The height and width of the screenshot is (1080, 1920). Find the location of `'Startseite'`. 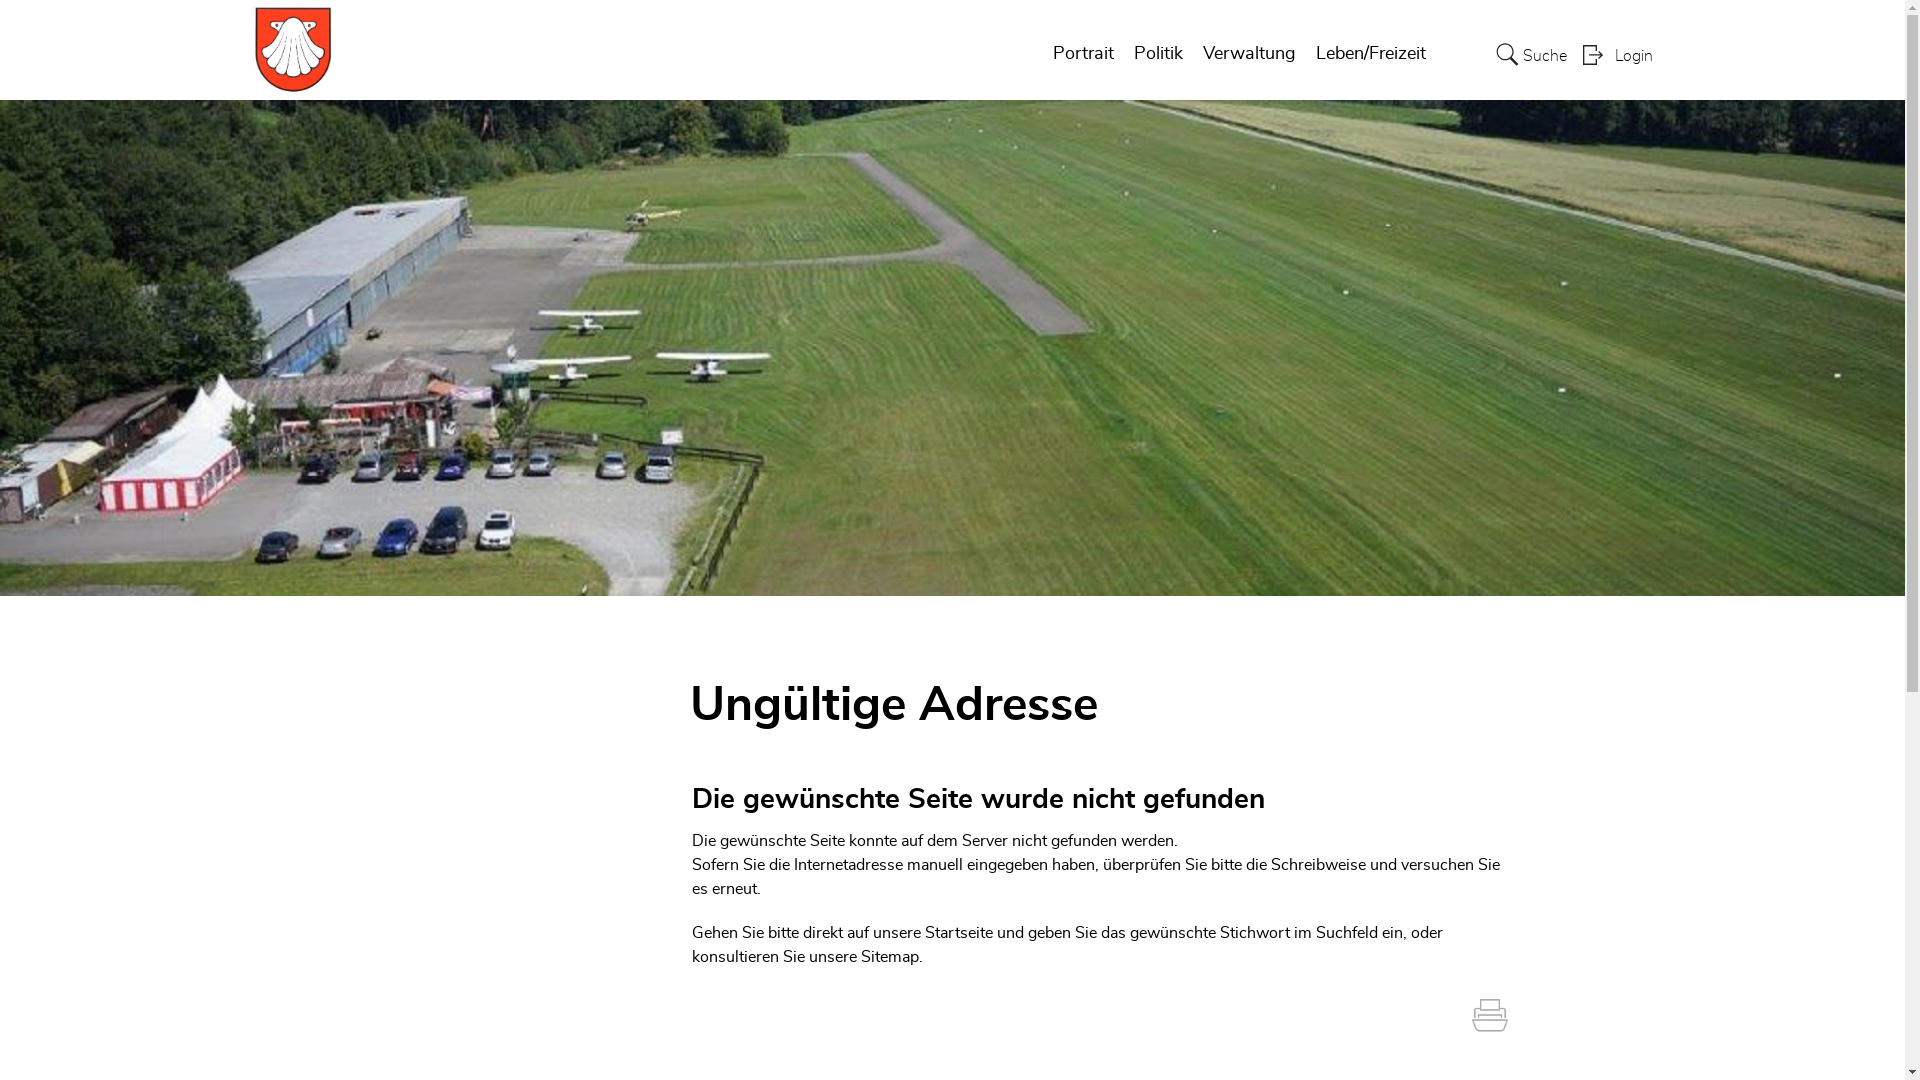

'Startseite' is located at coordinates (958, 933).